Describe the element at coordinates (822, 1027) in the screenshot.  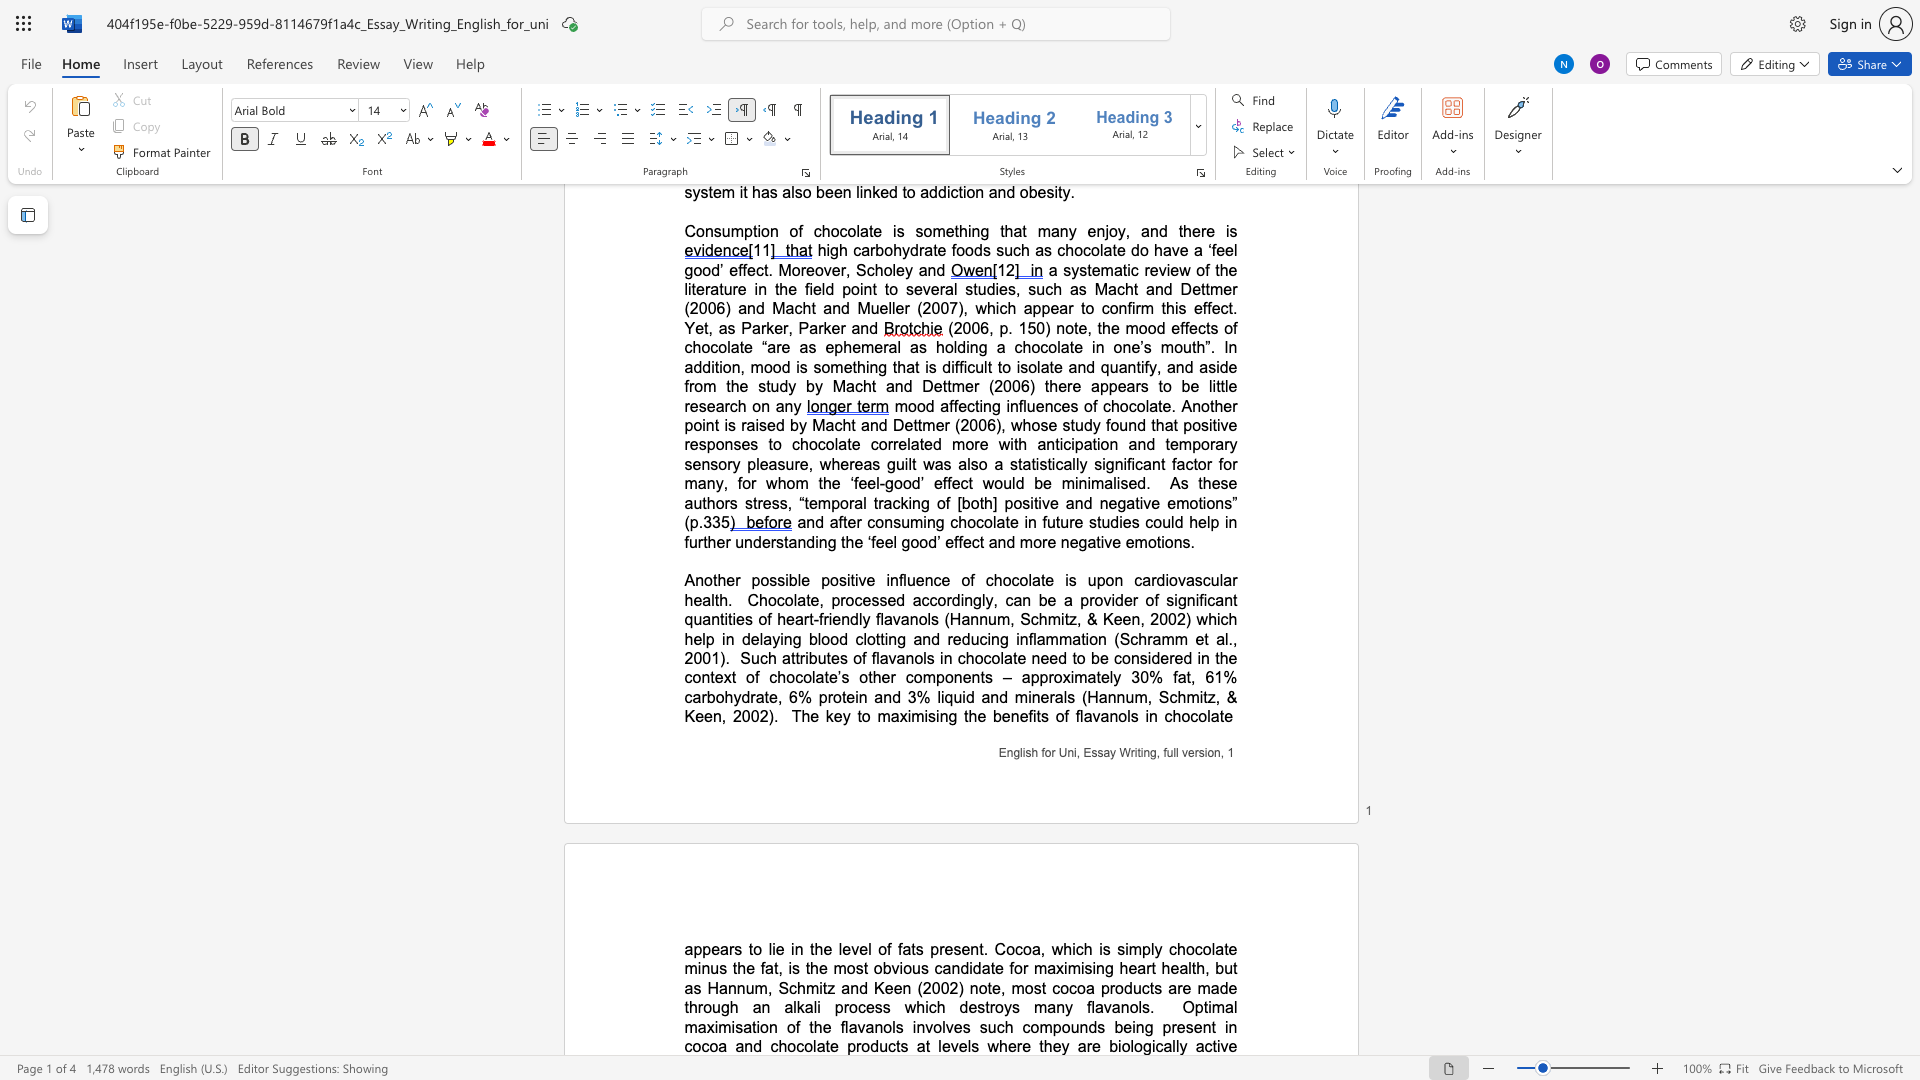
I see `the subset text "e flavanols involves such compounds being pre" within the text "Optimal maximisation of the flavanols involves such compounds being present in cocoa and chocolate products at levels where they are biologically"` at that location.